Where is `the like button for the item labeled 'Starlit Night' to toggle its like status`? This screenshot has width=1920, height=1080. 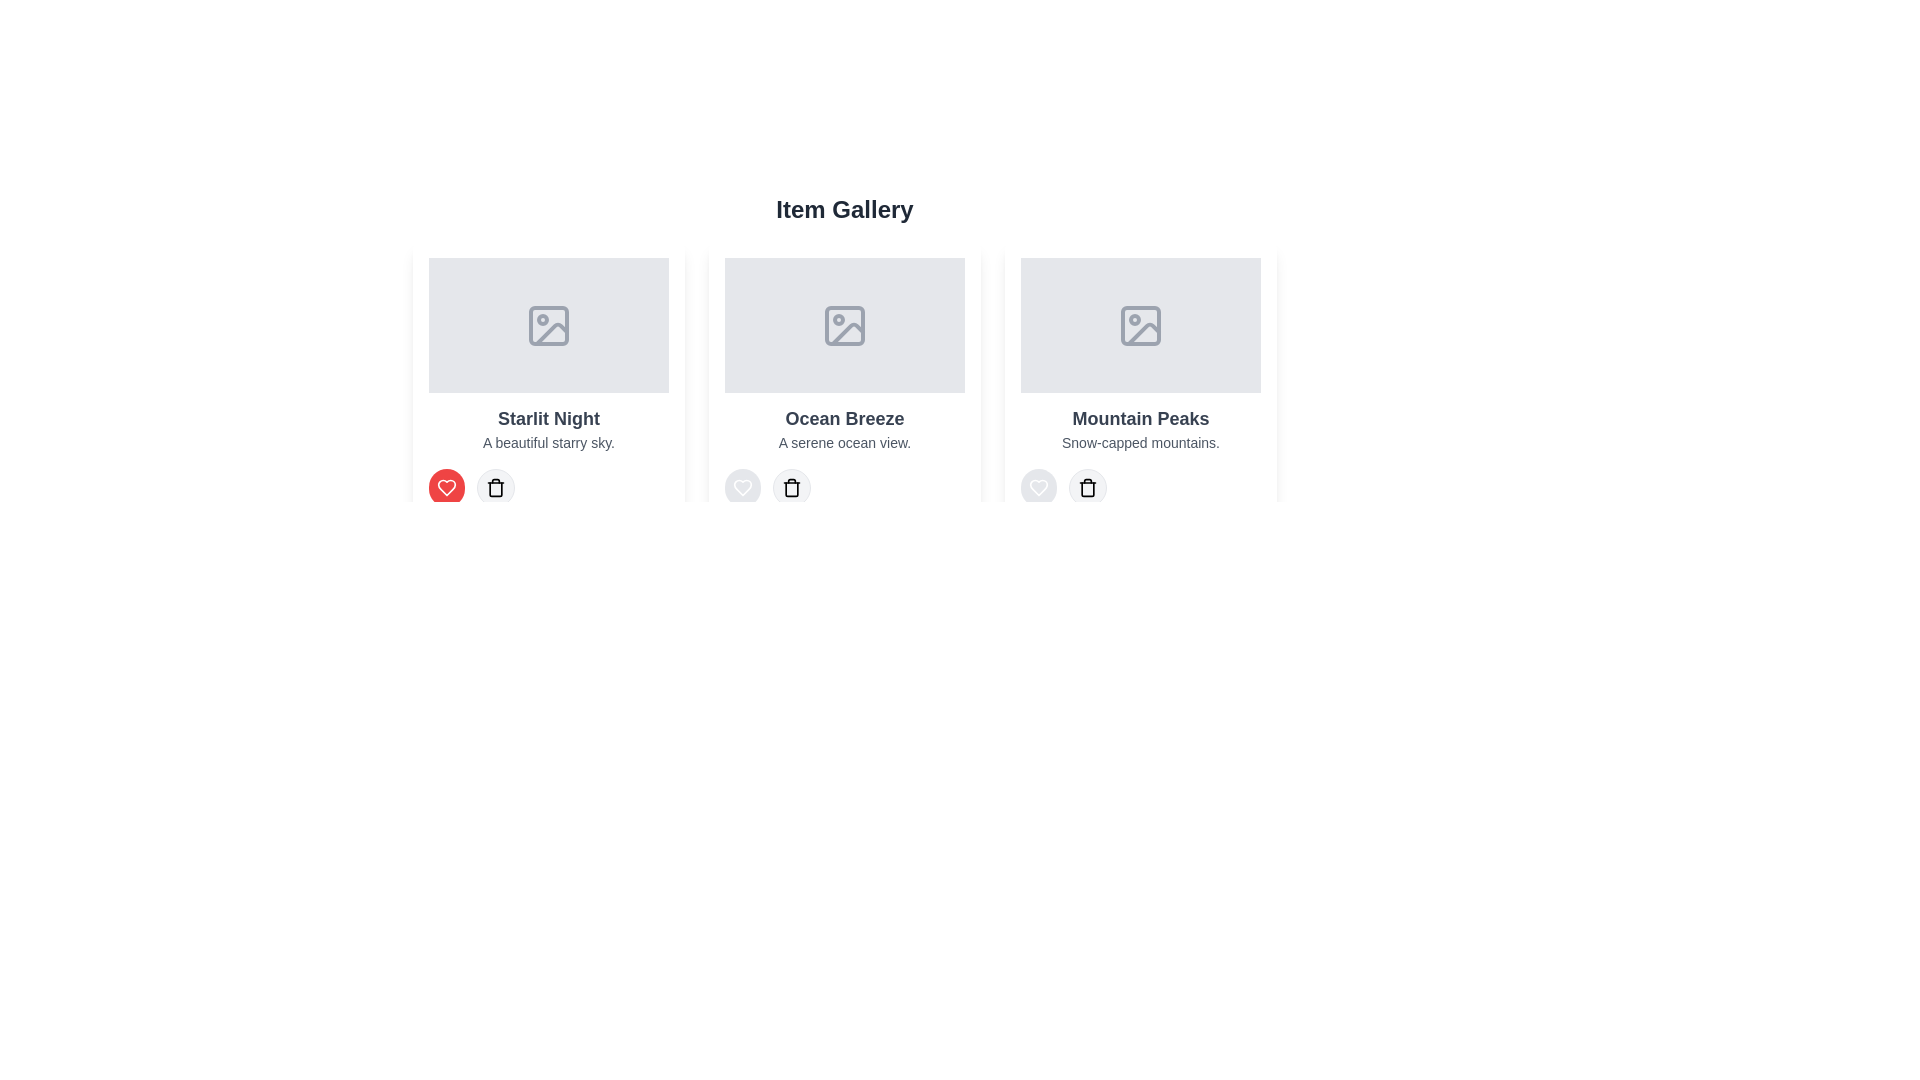 the like button for the item labeled 'Starlit Night' to toggle its like status is located at coordinates (445, 488).